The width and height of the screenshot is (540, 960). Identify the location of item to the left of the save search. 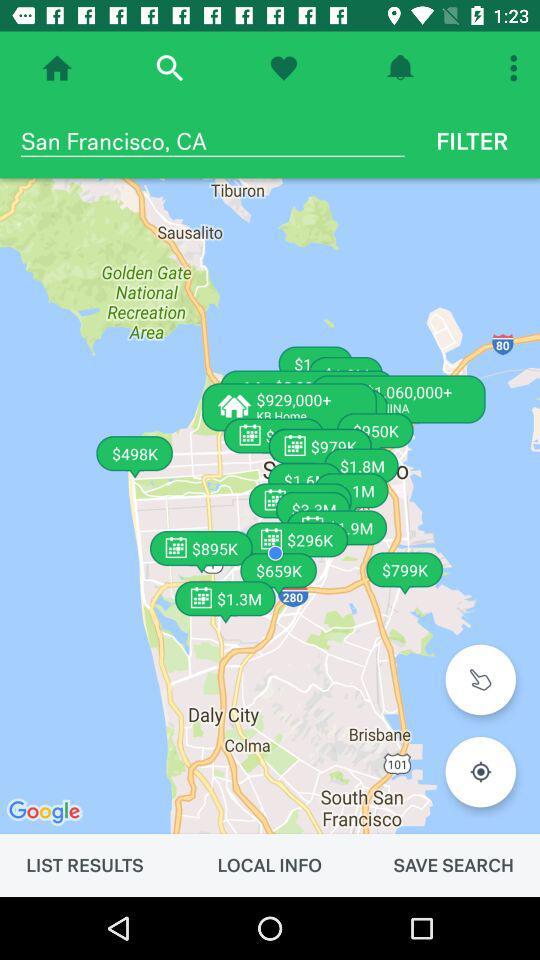
(269, 864).